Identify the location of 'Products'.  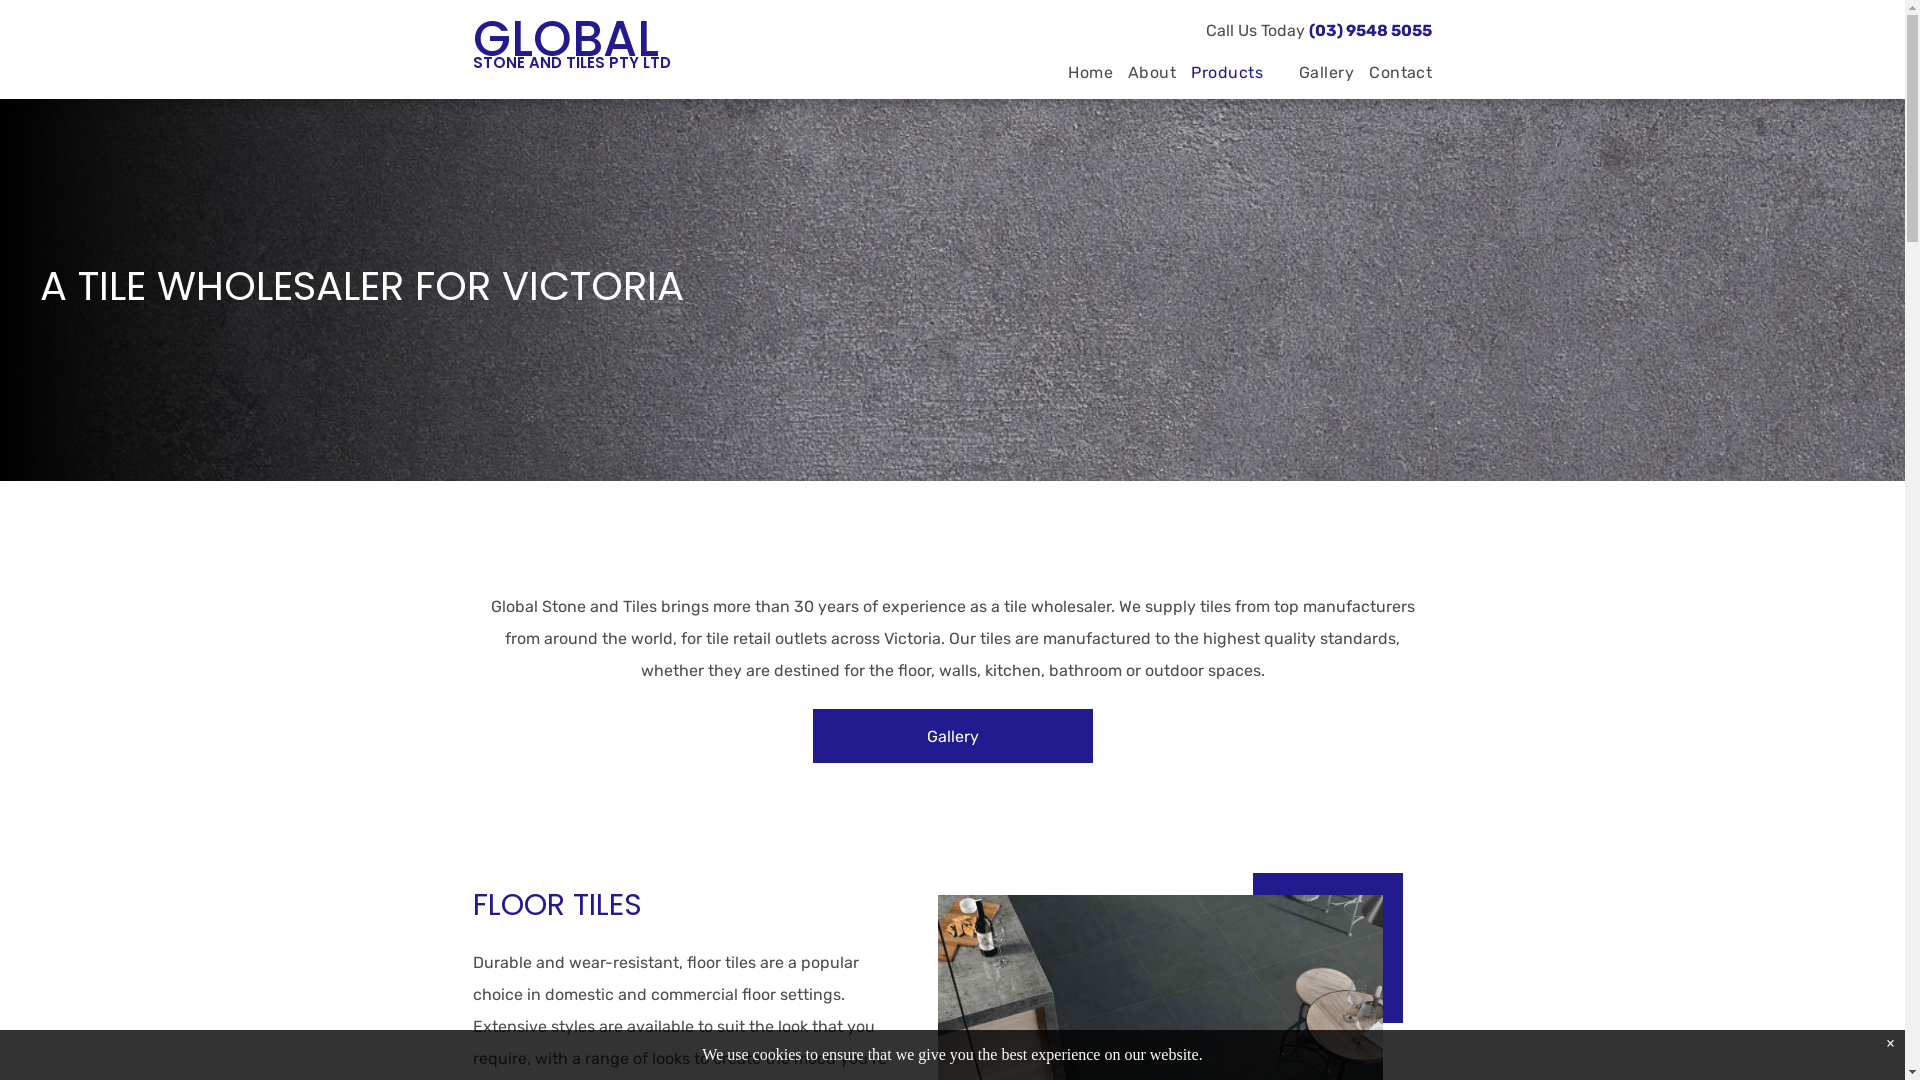
(1228, 72).